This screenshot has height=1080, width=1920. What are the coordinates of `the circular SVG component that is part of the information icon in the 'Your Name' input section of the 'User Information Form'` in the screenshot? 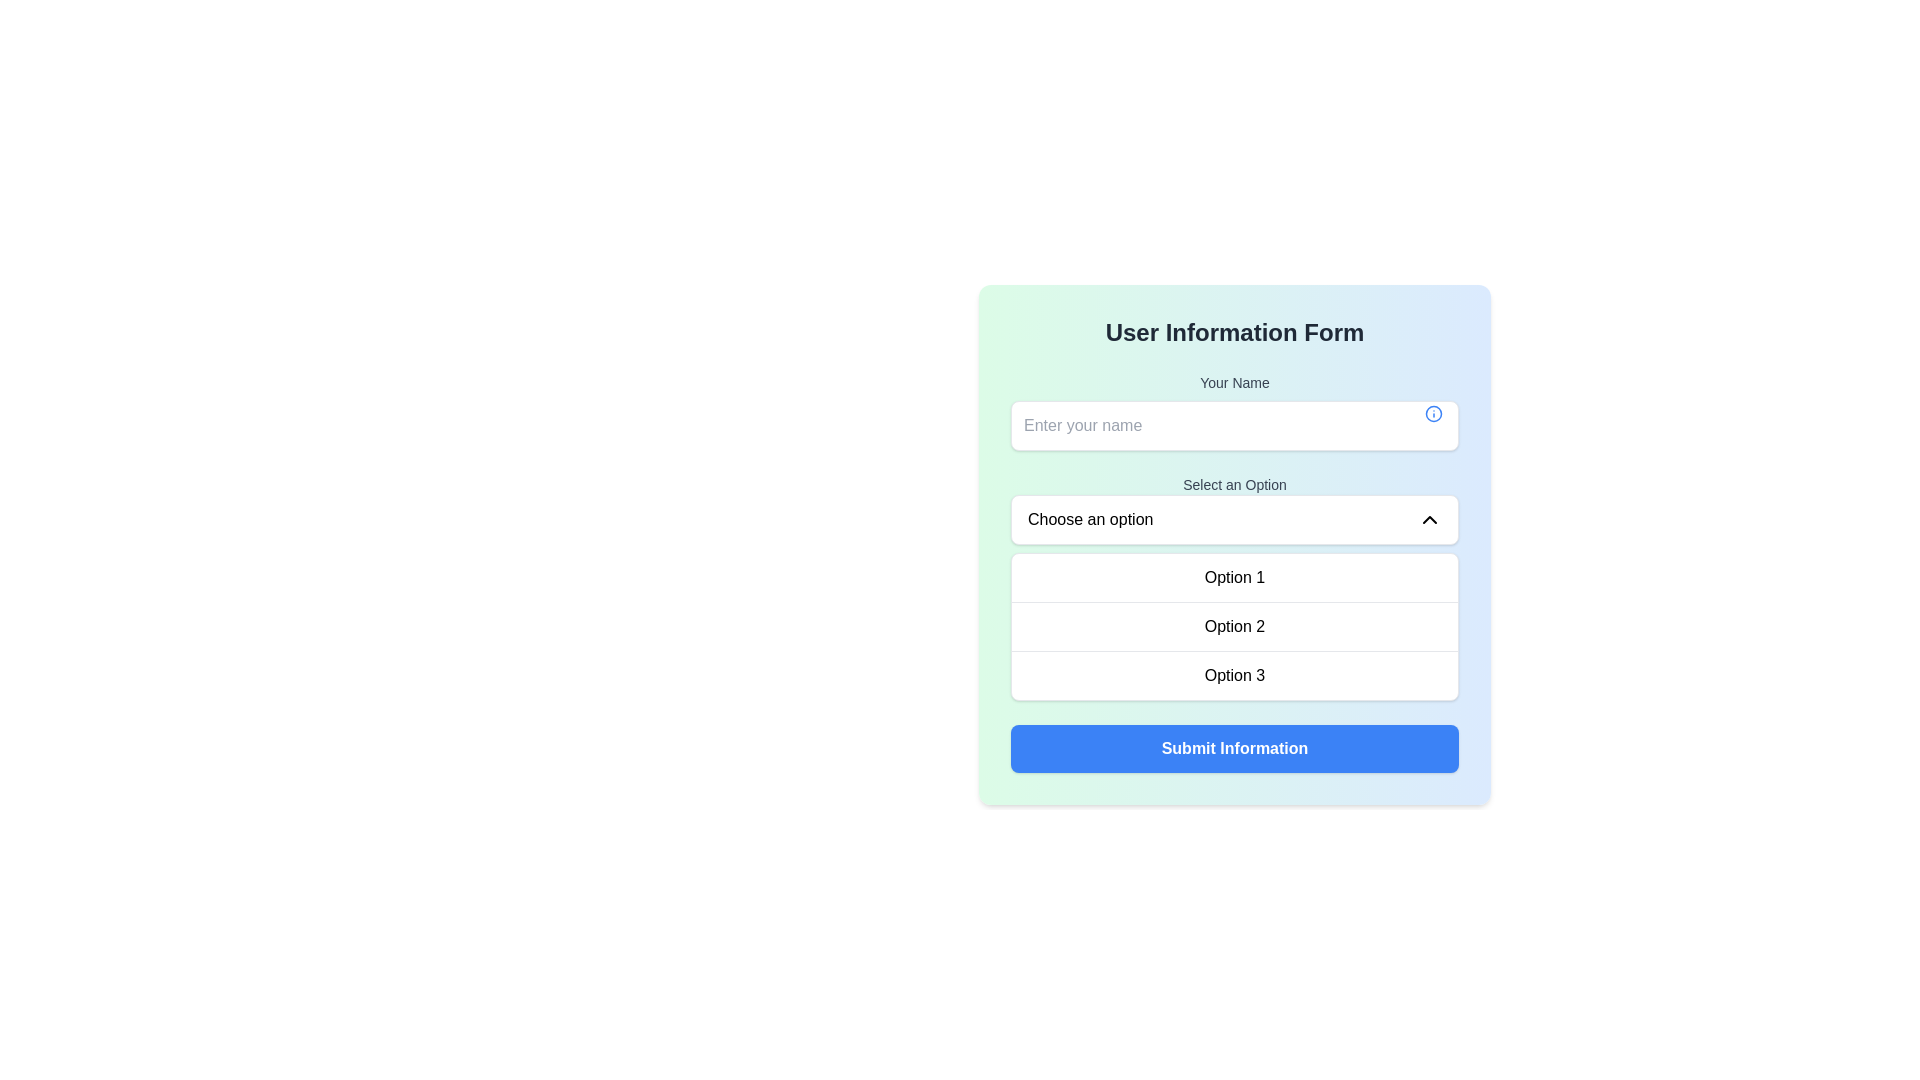 It's located at (1433, 412).